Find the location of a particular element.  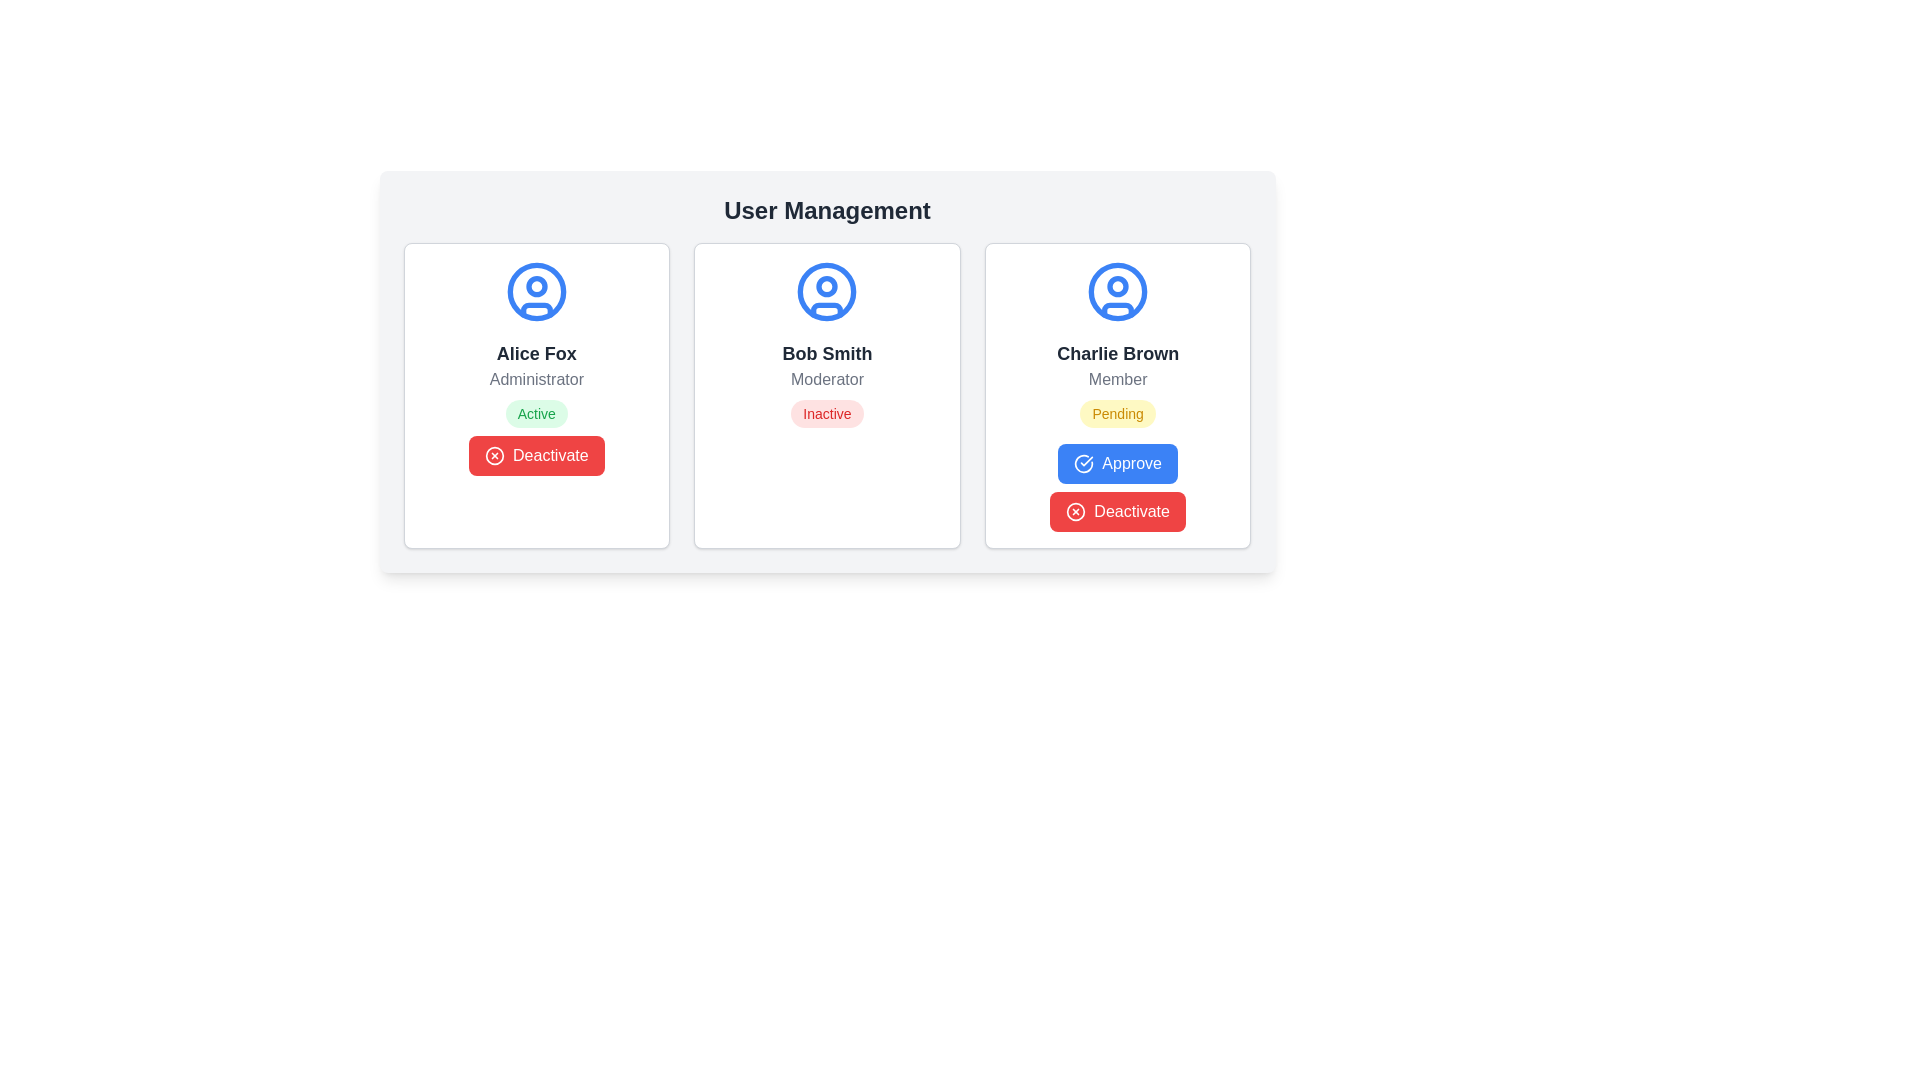

the Text label displaying the user's name, which reads 'Alice Fox', styled in bold black font and located prominently below the user icon in the user profile card is located at coordinates (536, 353).